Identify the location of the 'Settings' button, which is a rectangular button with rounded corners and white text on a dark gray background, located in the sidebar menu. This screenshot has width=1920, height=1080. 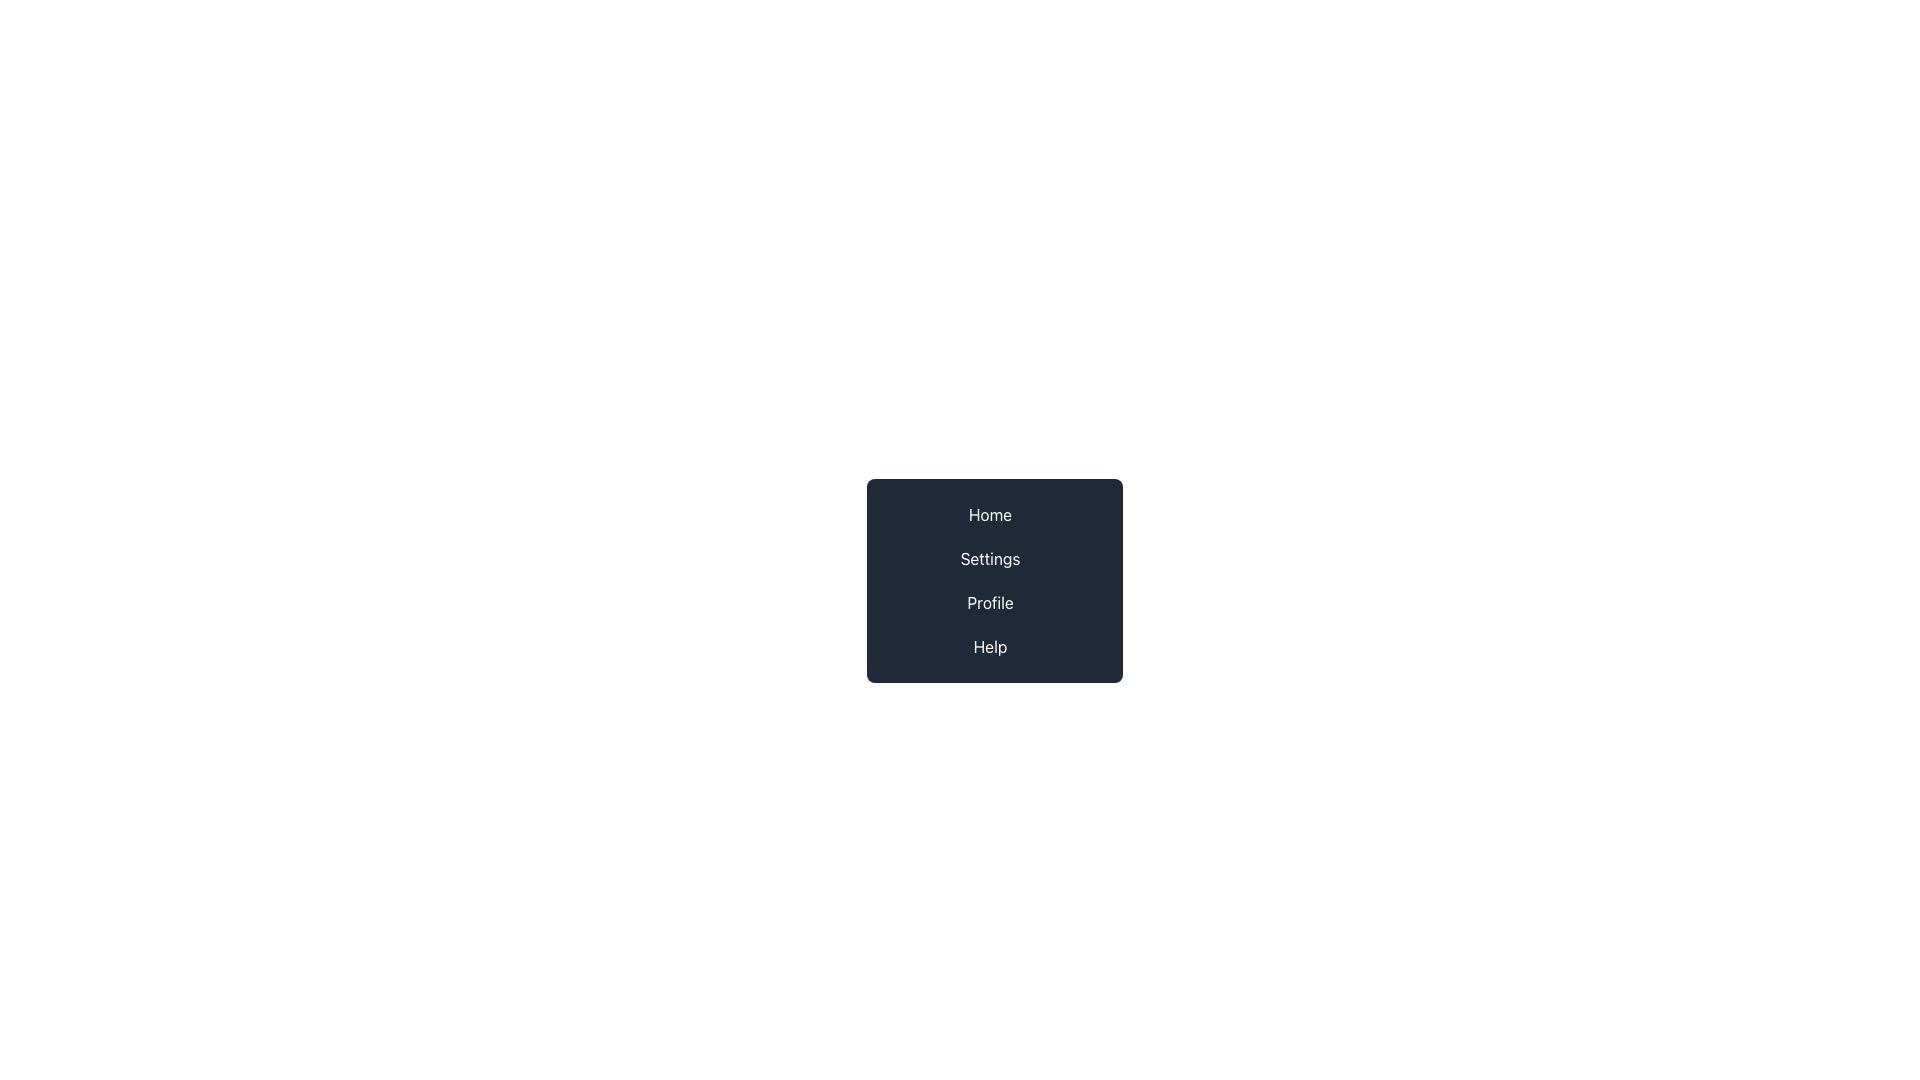
(994, 559).